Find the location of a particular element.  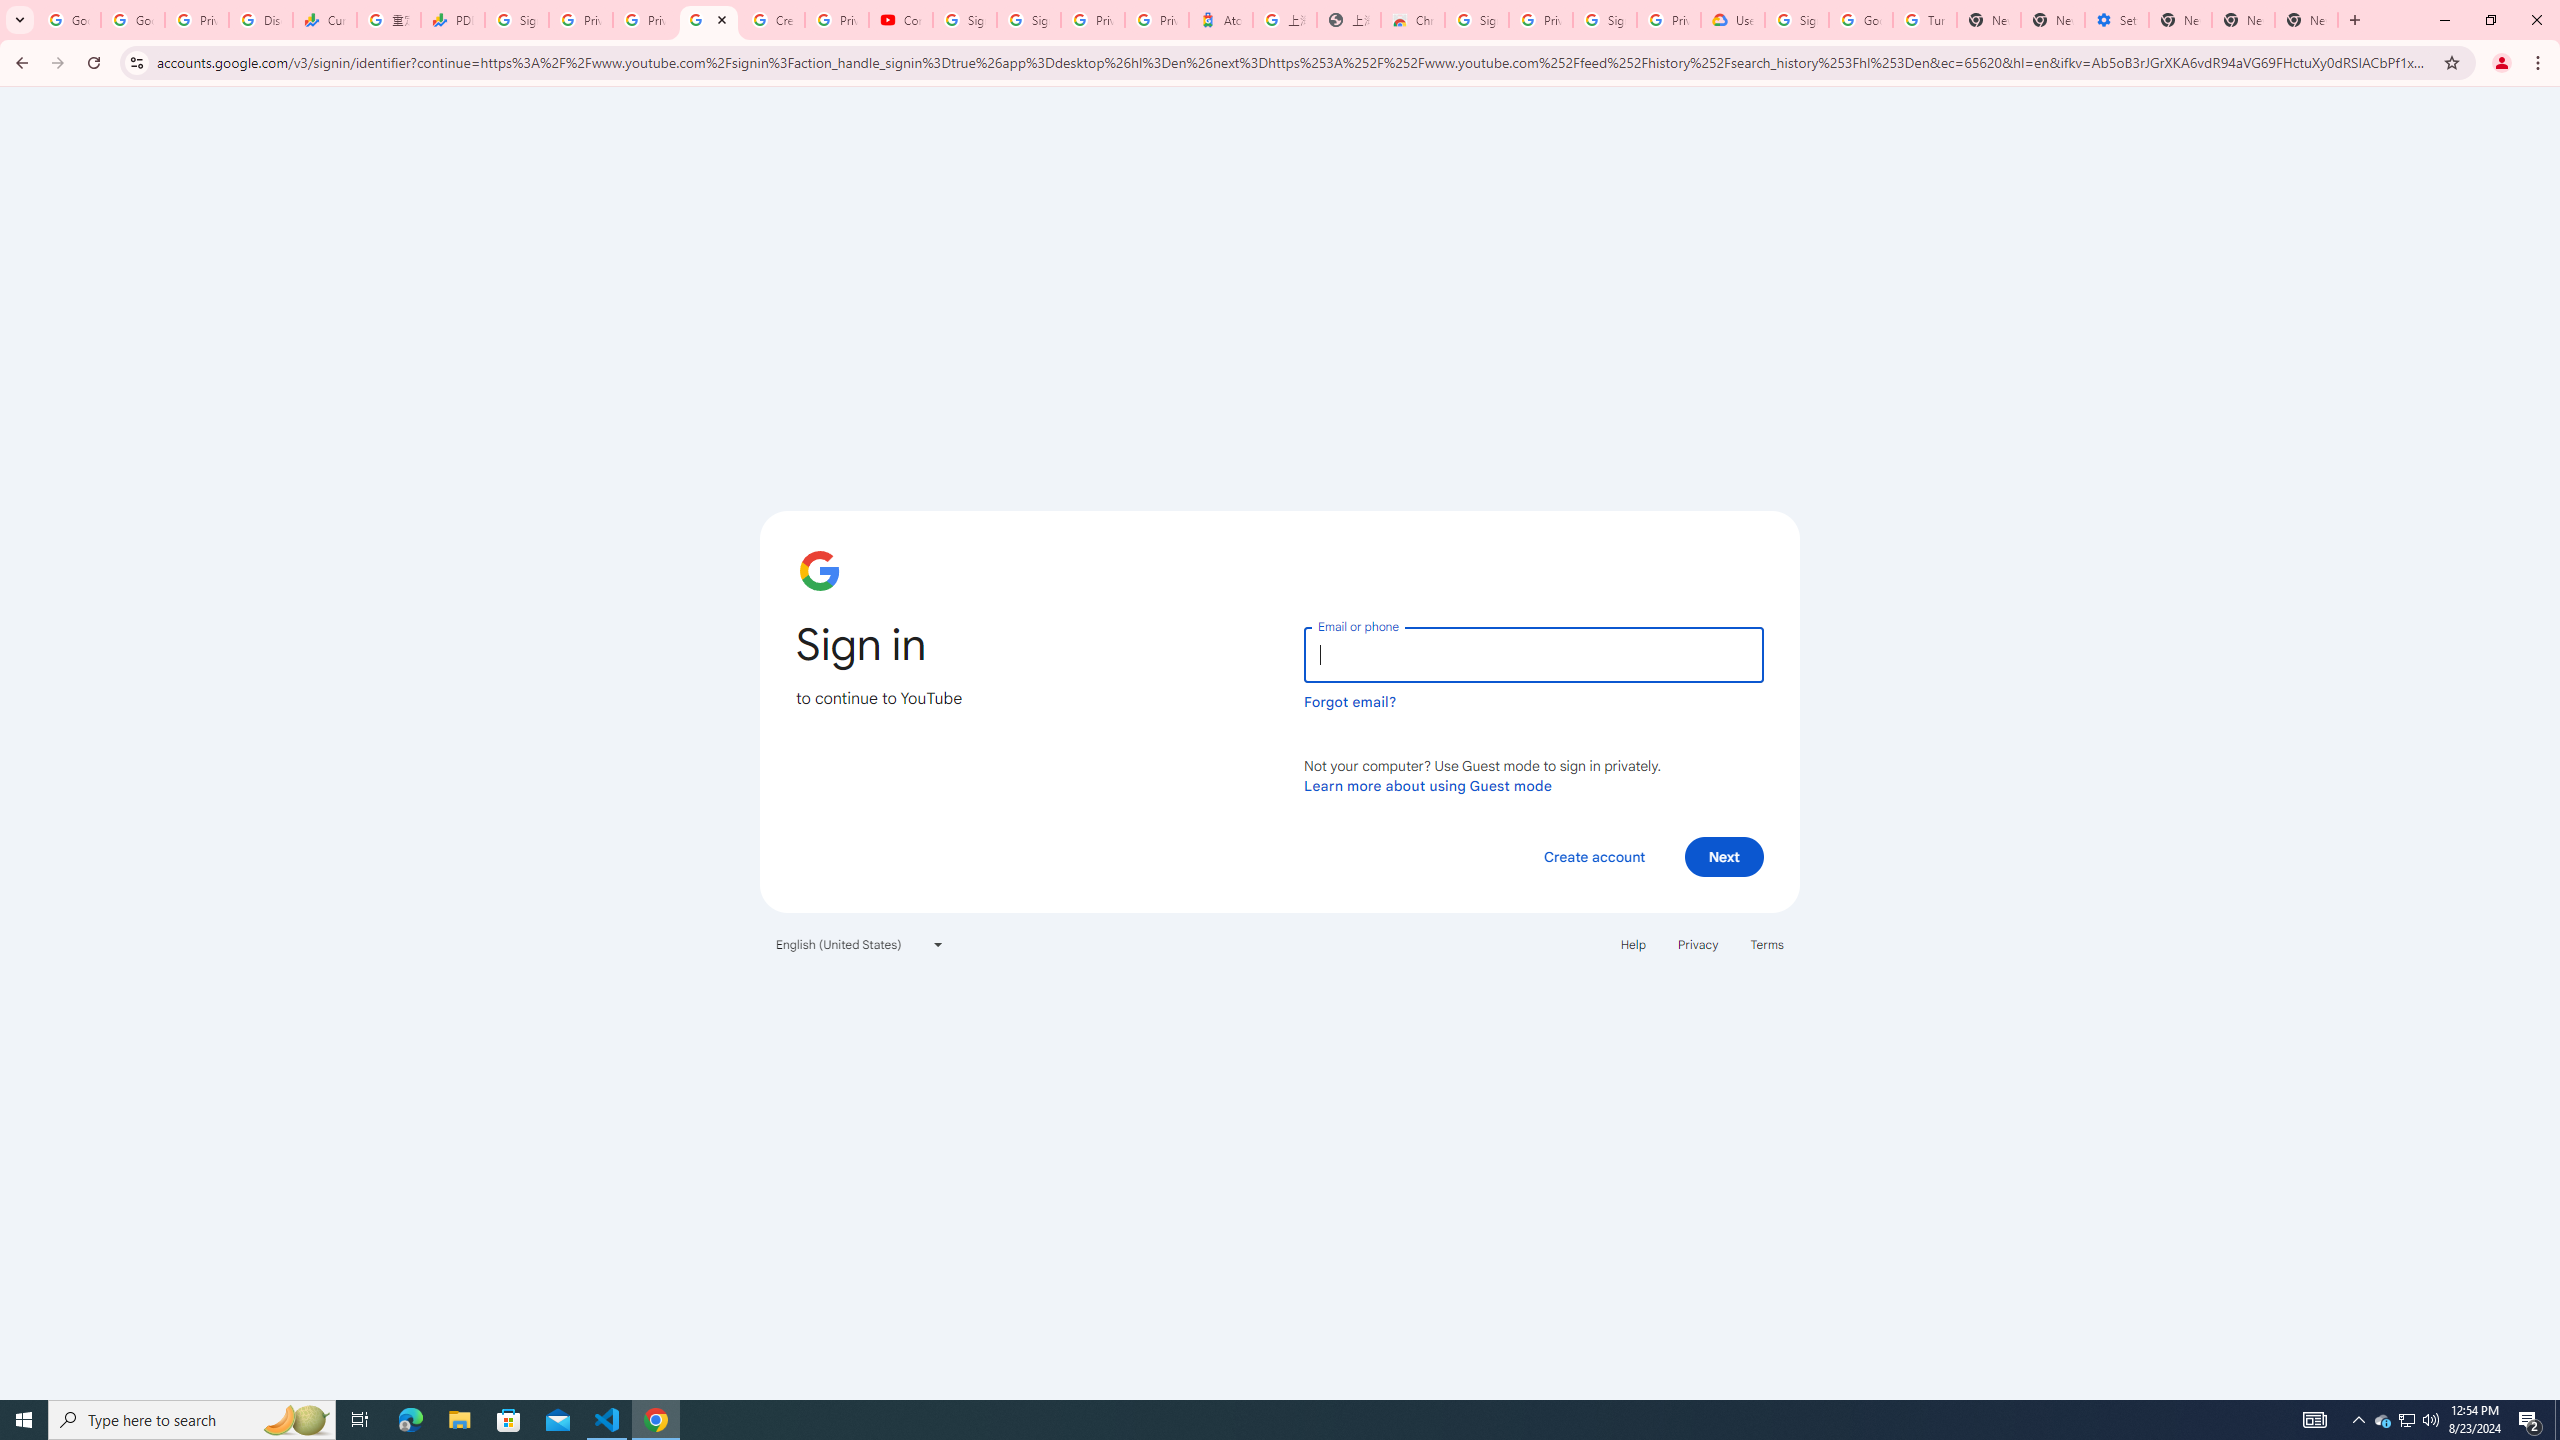

'Next' is located at coordinates (1724, 855).